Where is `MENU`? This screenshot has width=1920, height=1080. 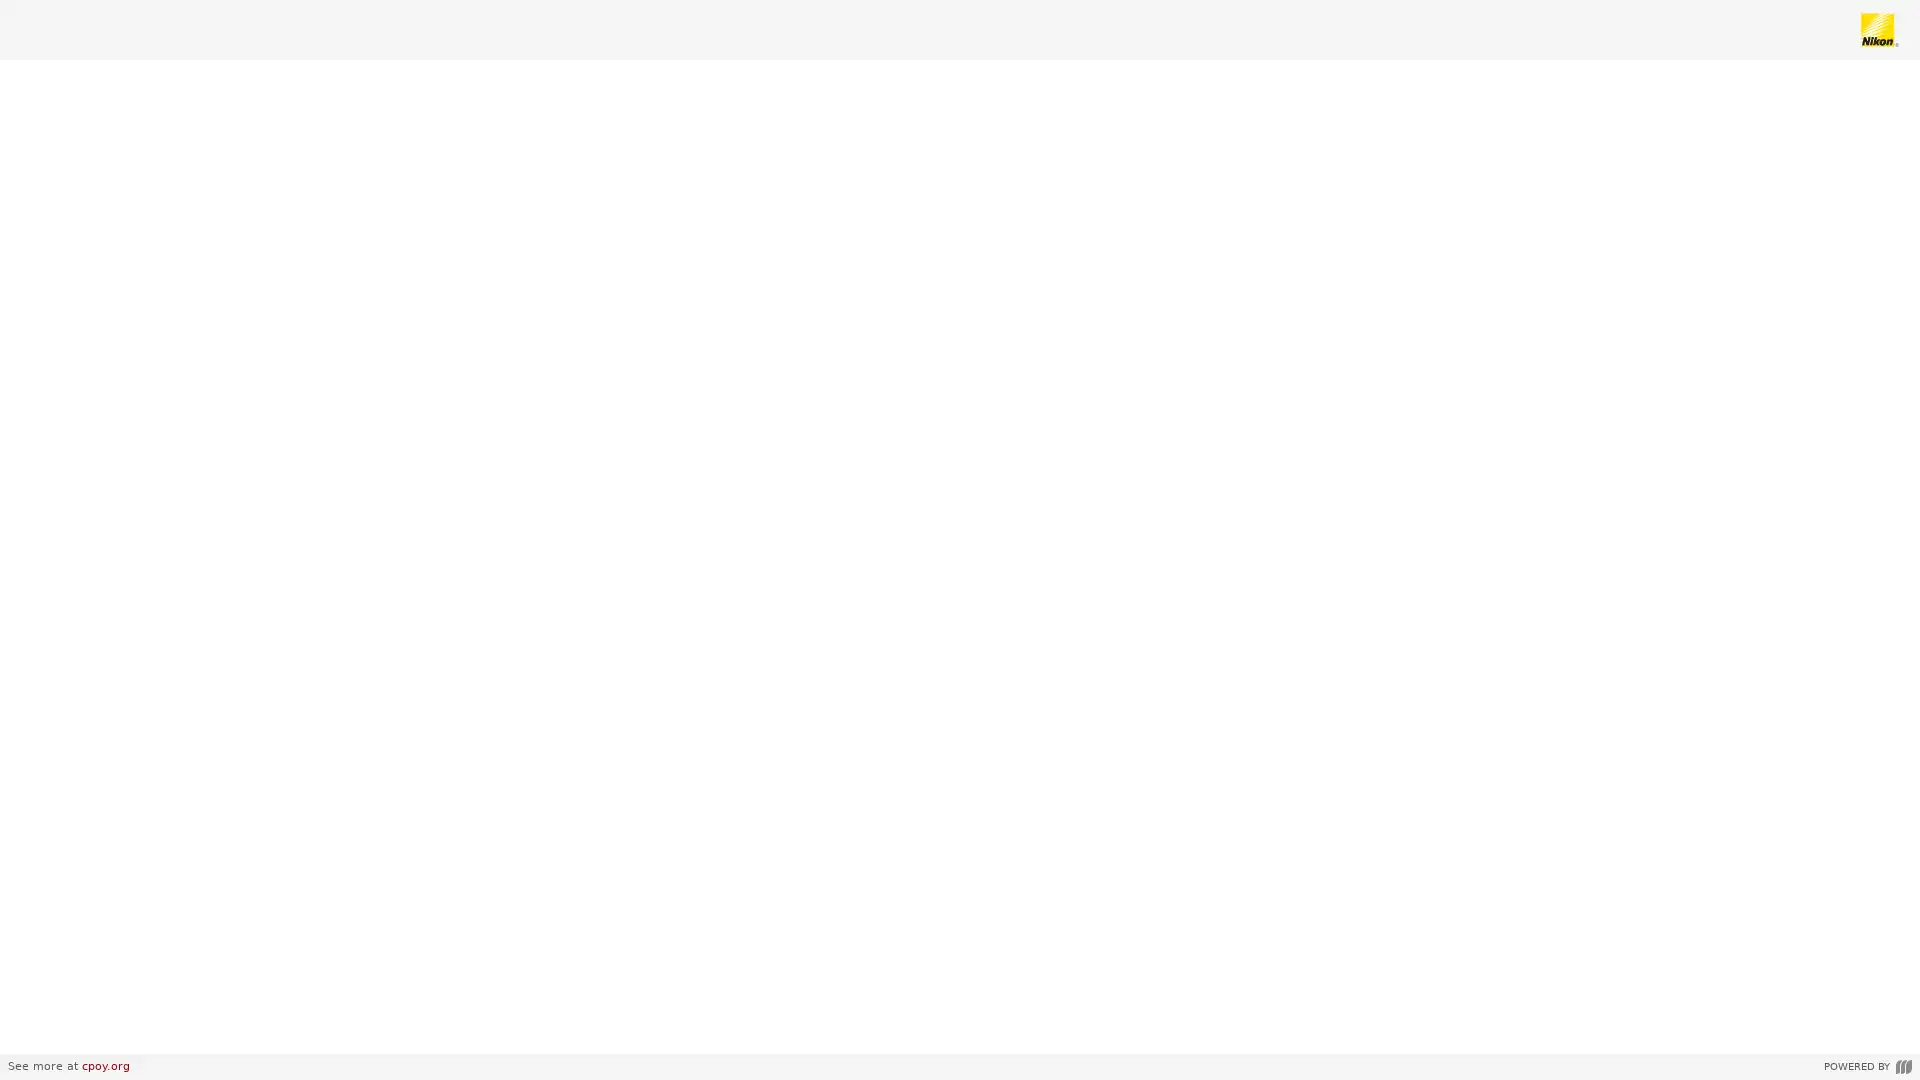
MENU is located at coordinates (34, 1032).